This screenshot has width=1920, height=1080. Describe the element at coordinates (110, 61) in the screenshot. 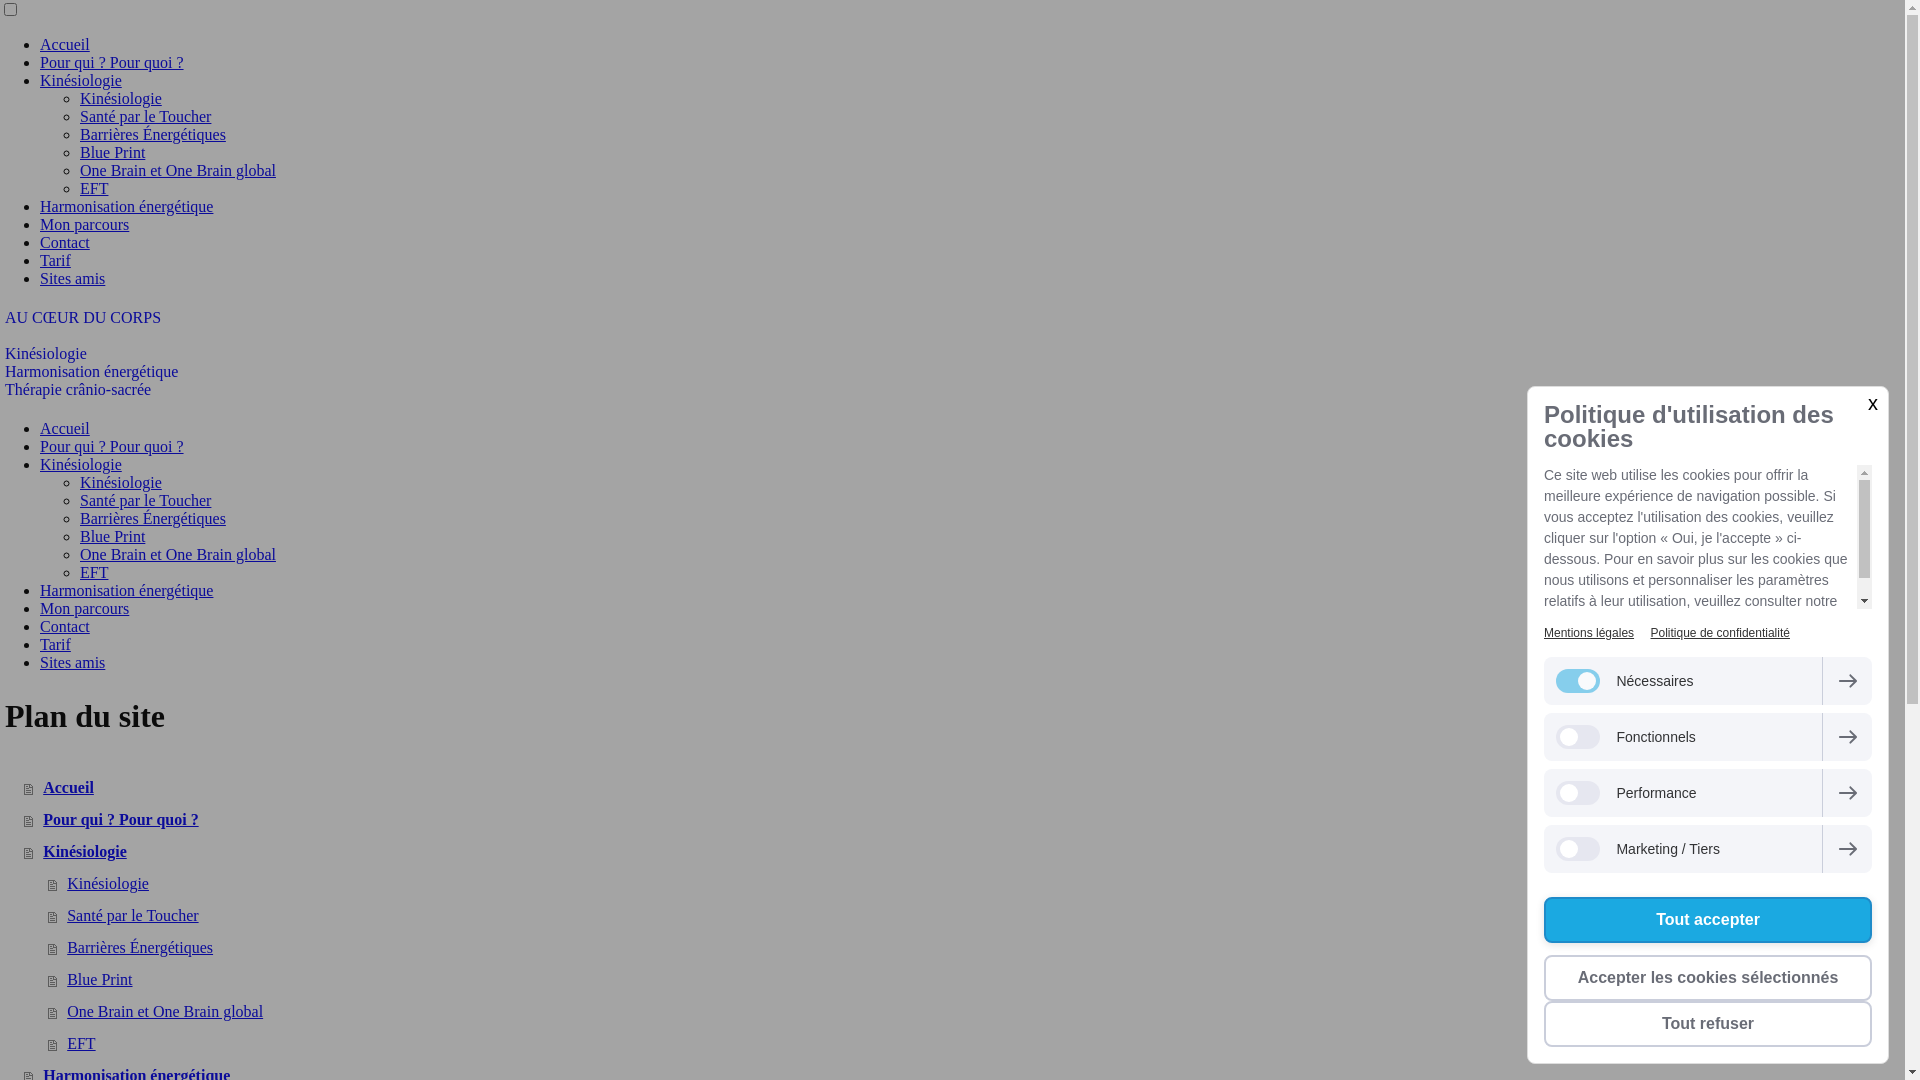

I see `'Pour qui ? Pour quoi ?'` at that location.